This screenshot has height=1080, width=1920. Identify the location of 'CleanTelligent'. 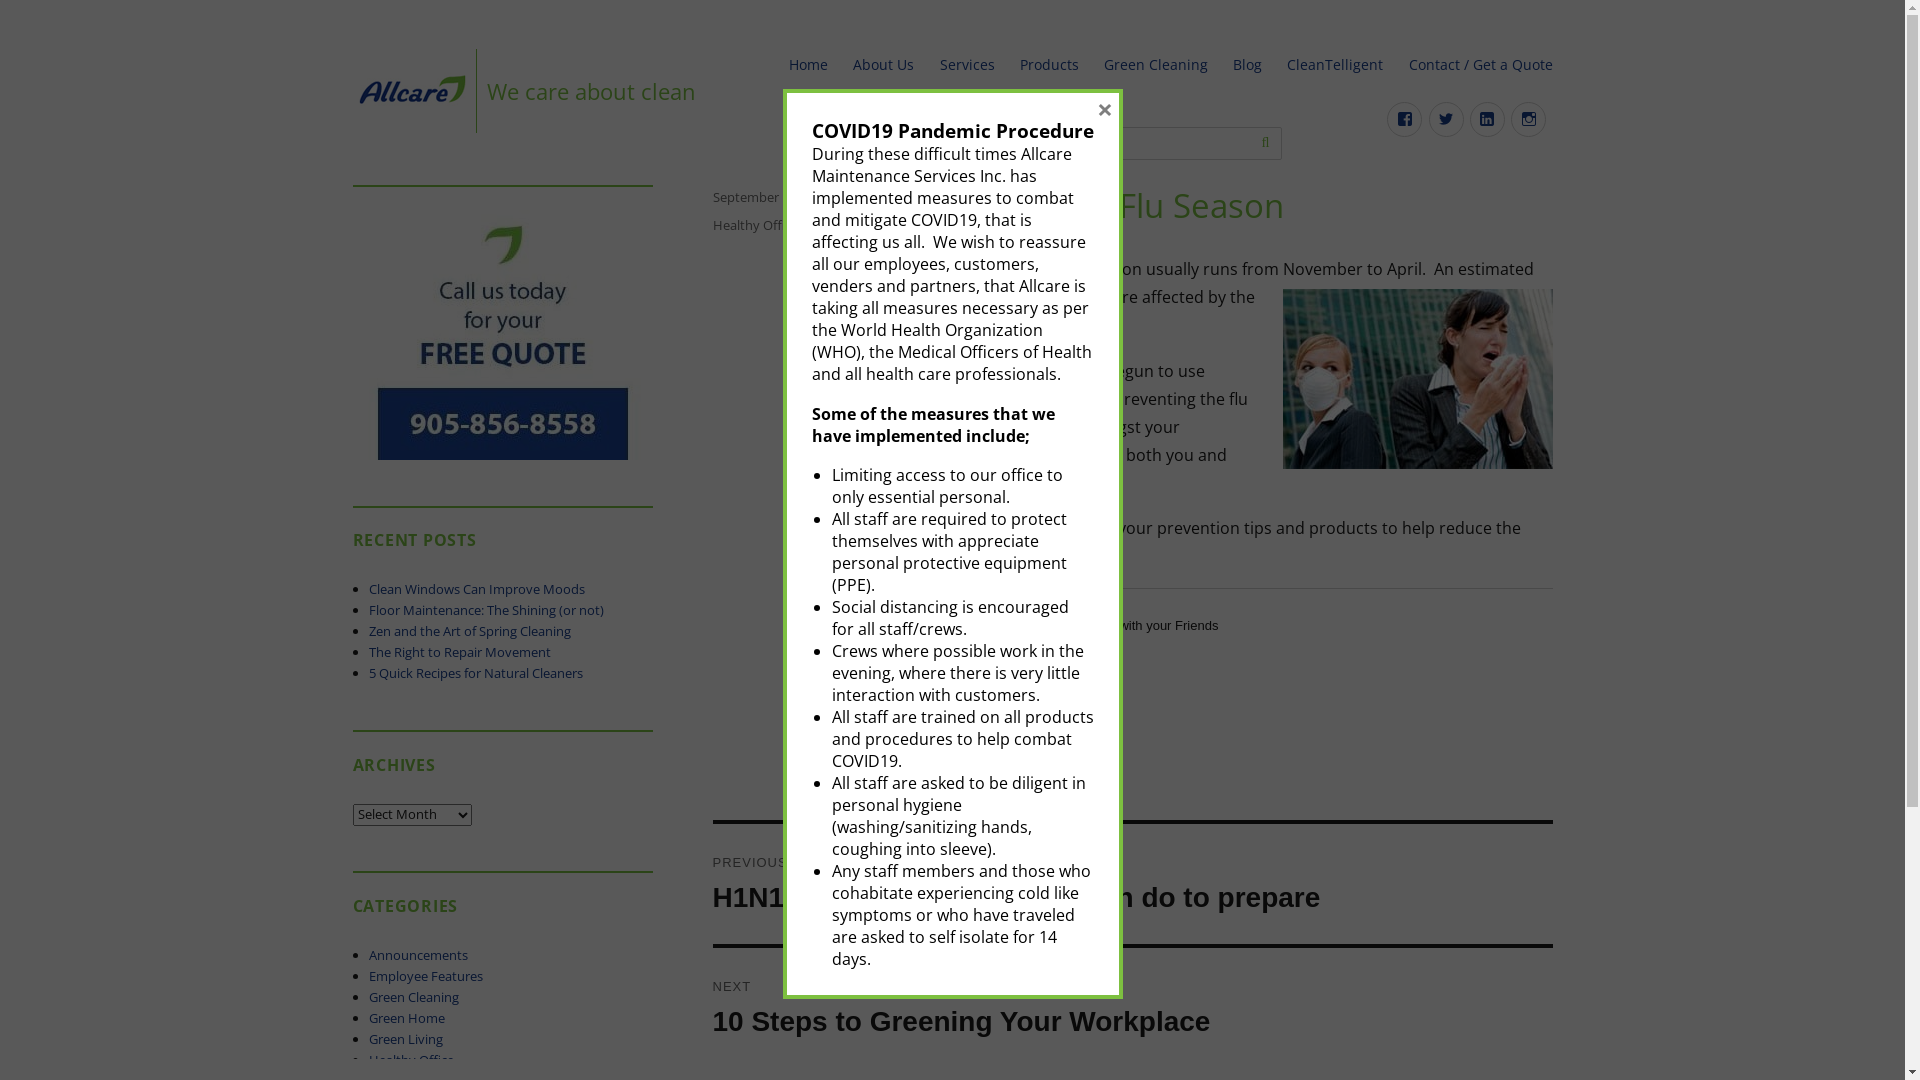
(1335, 64).